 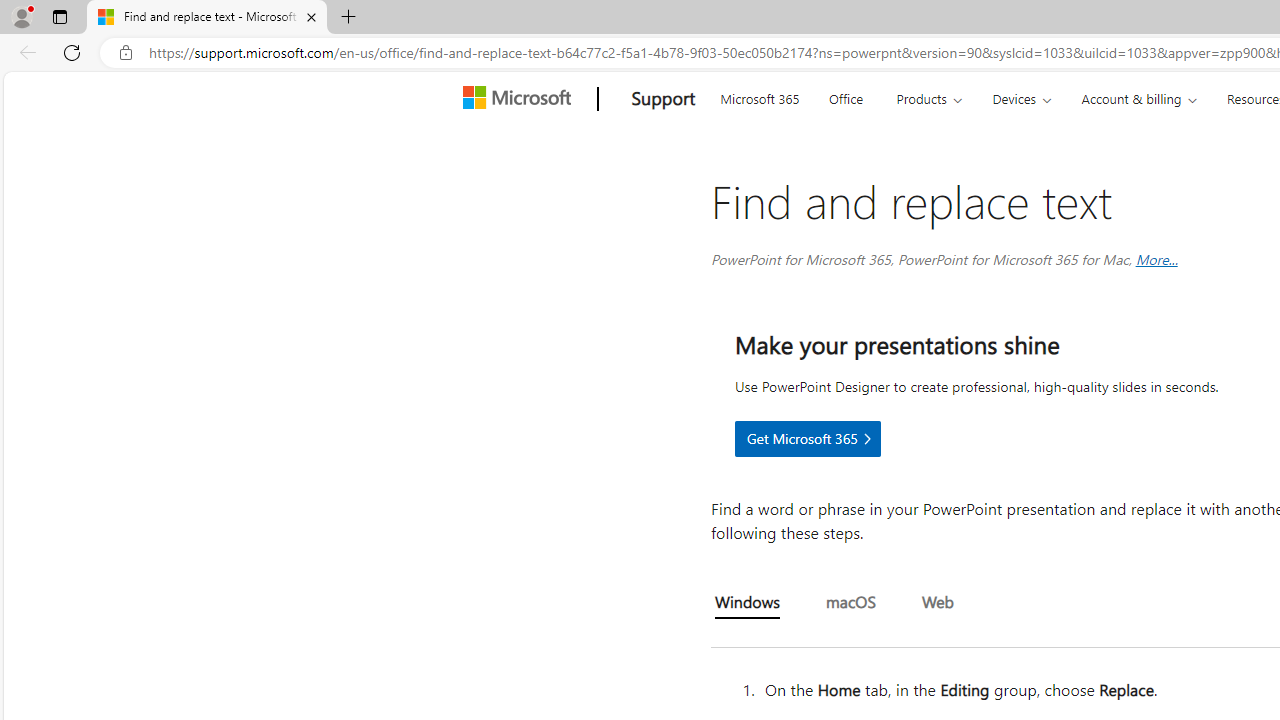 What do you see at coordinates (520, 99) in the screenshot?
I see `'Microsoft'` at bounding box center [520, 99].